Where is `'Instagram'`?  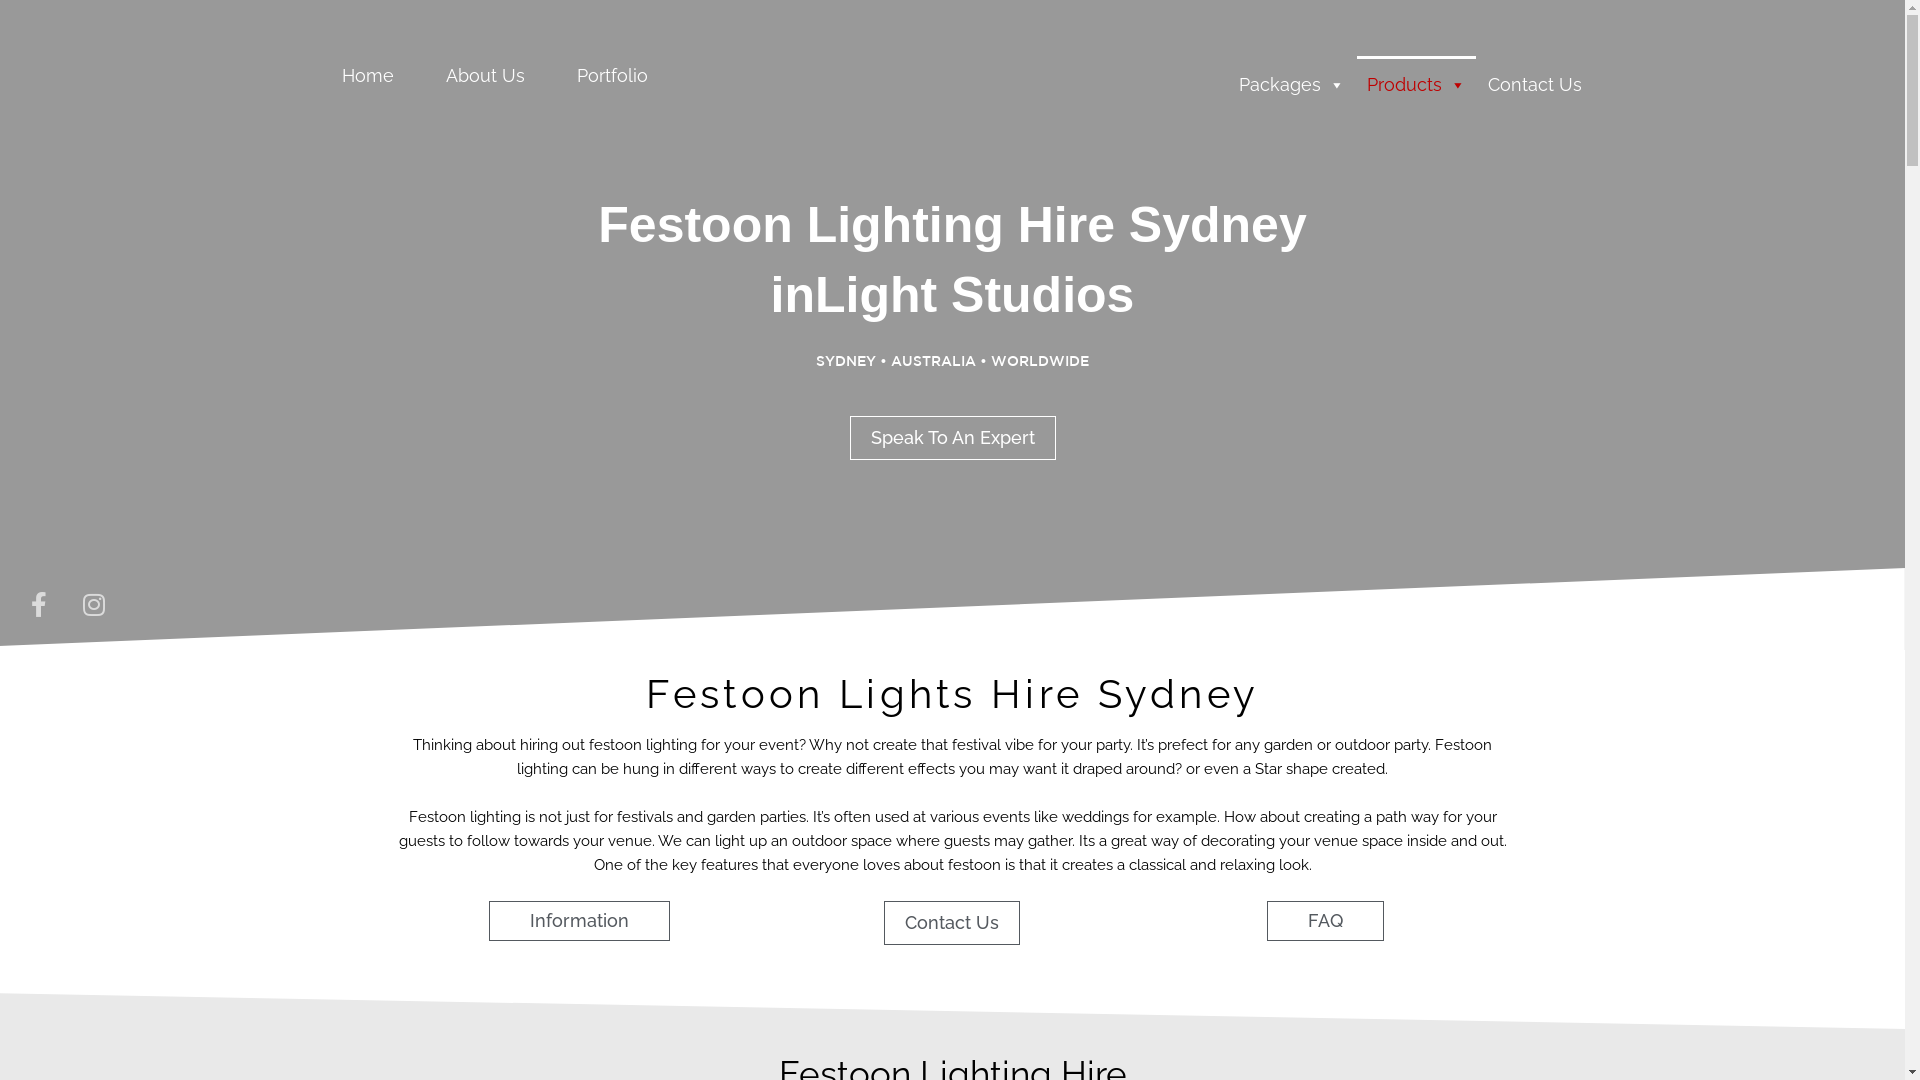 'Instagram' is located at coordinates (93, 604).